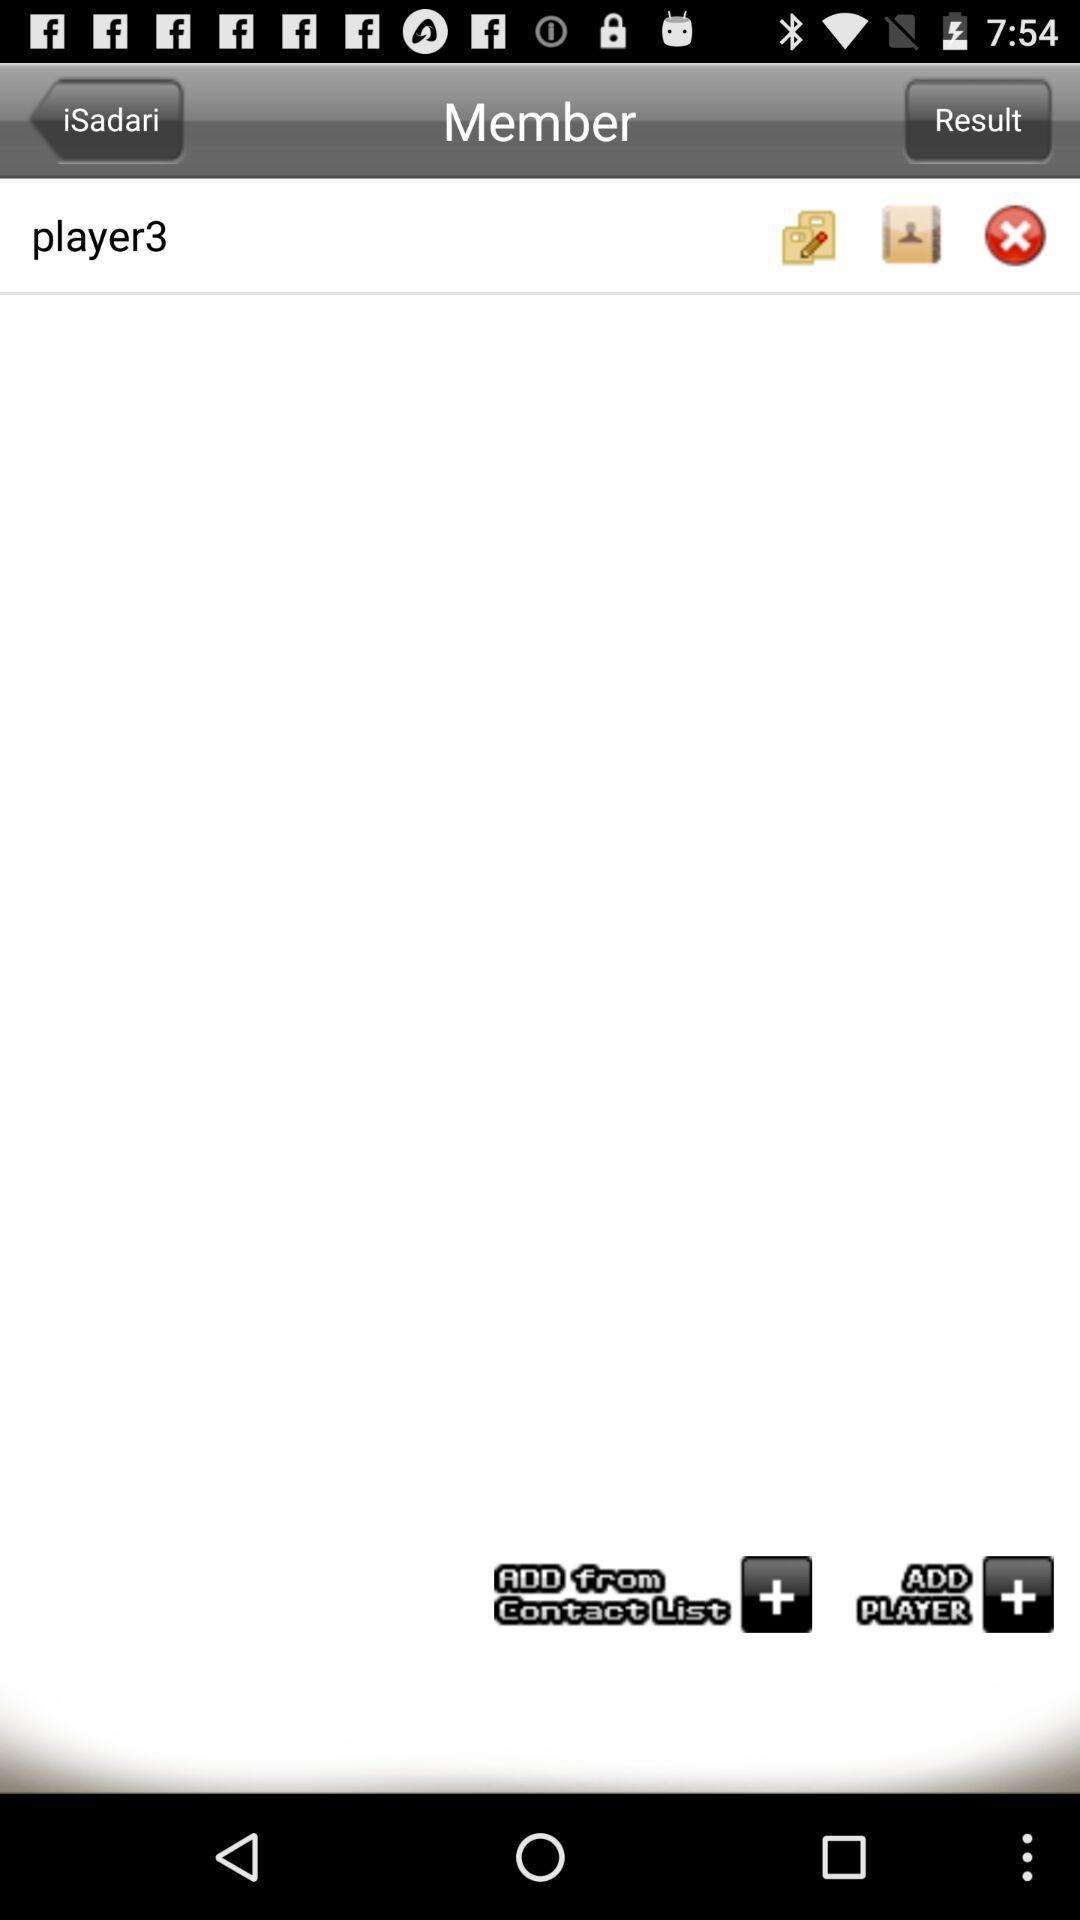 This screenshot has height=1920, width=1080. What do you see at coordinates (106, 119) in the screenshot?
I see `isadari icon` at bounding box center [106, 119].